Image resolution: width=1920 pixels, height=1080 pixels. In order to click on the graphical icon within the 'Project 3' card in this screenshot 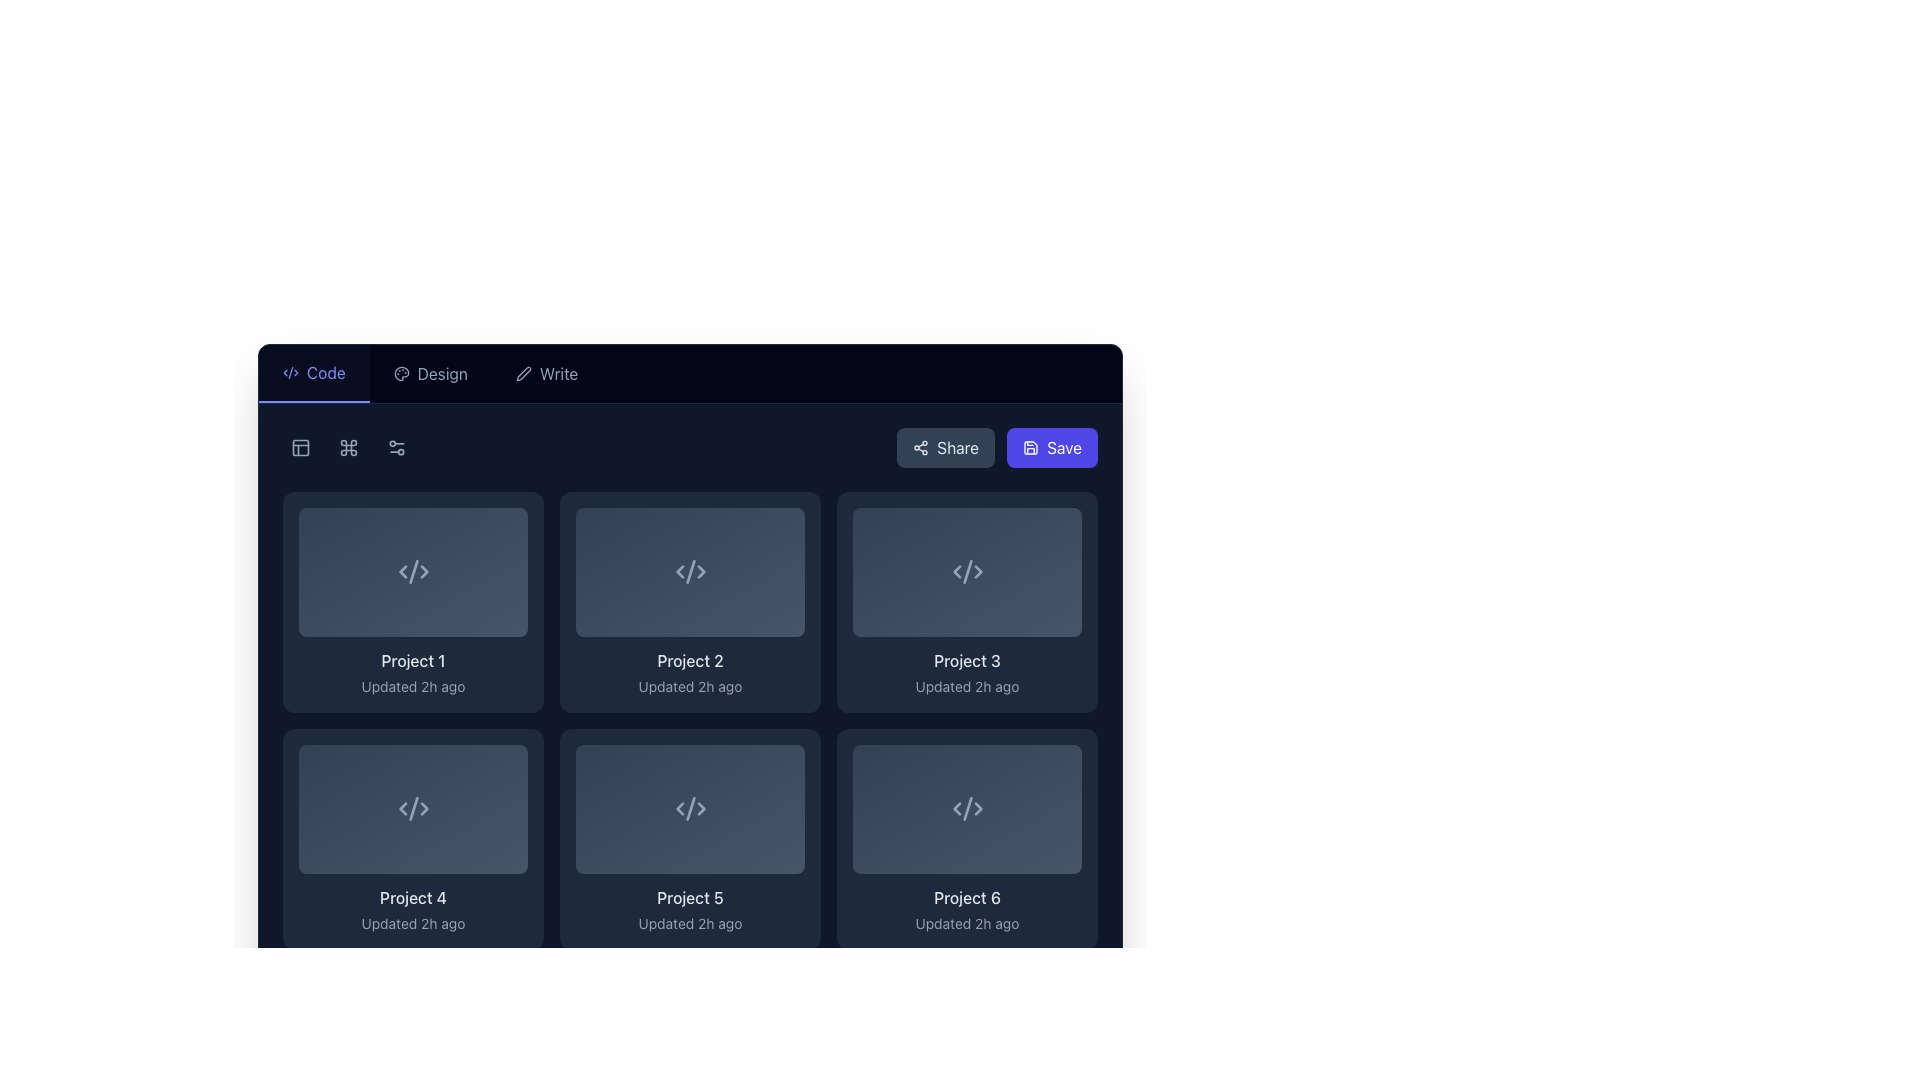, I will do `click(967, 572)`.